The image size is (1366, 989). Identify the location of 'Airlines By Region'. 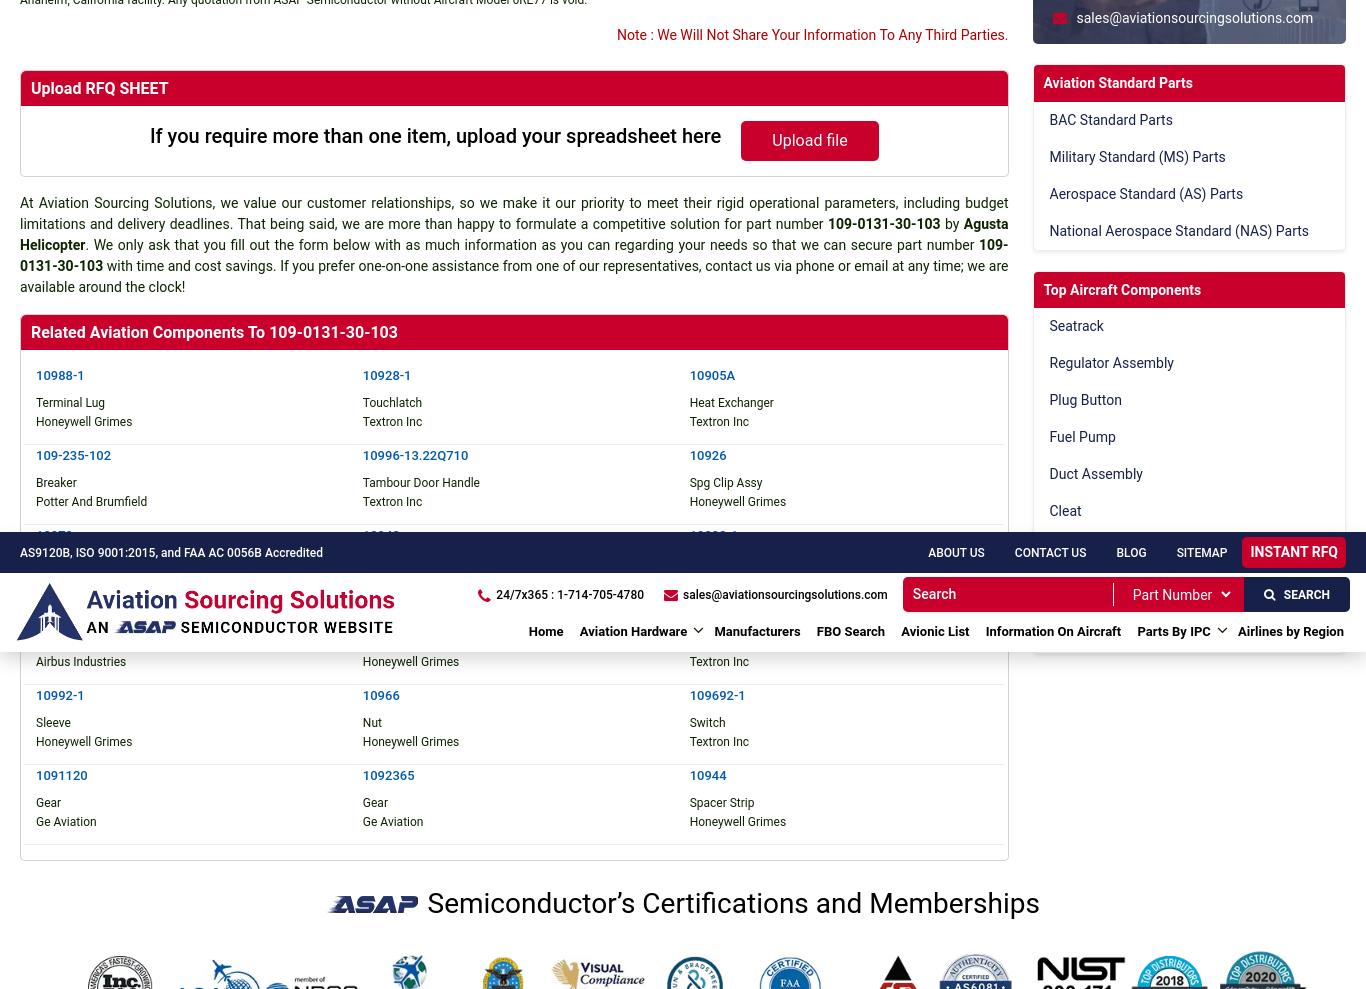
(652, 34).